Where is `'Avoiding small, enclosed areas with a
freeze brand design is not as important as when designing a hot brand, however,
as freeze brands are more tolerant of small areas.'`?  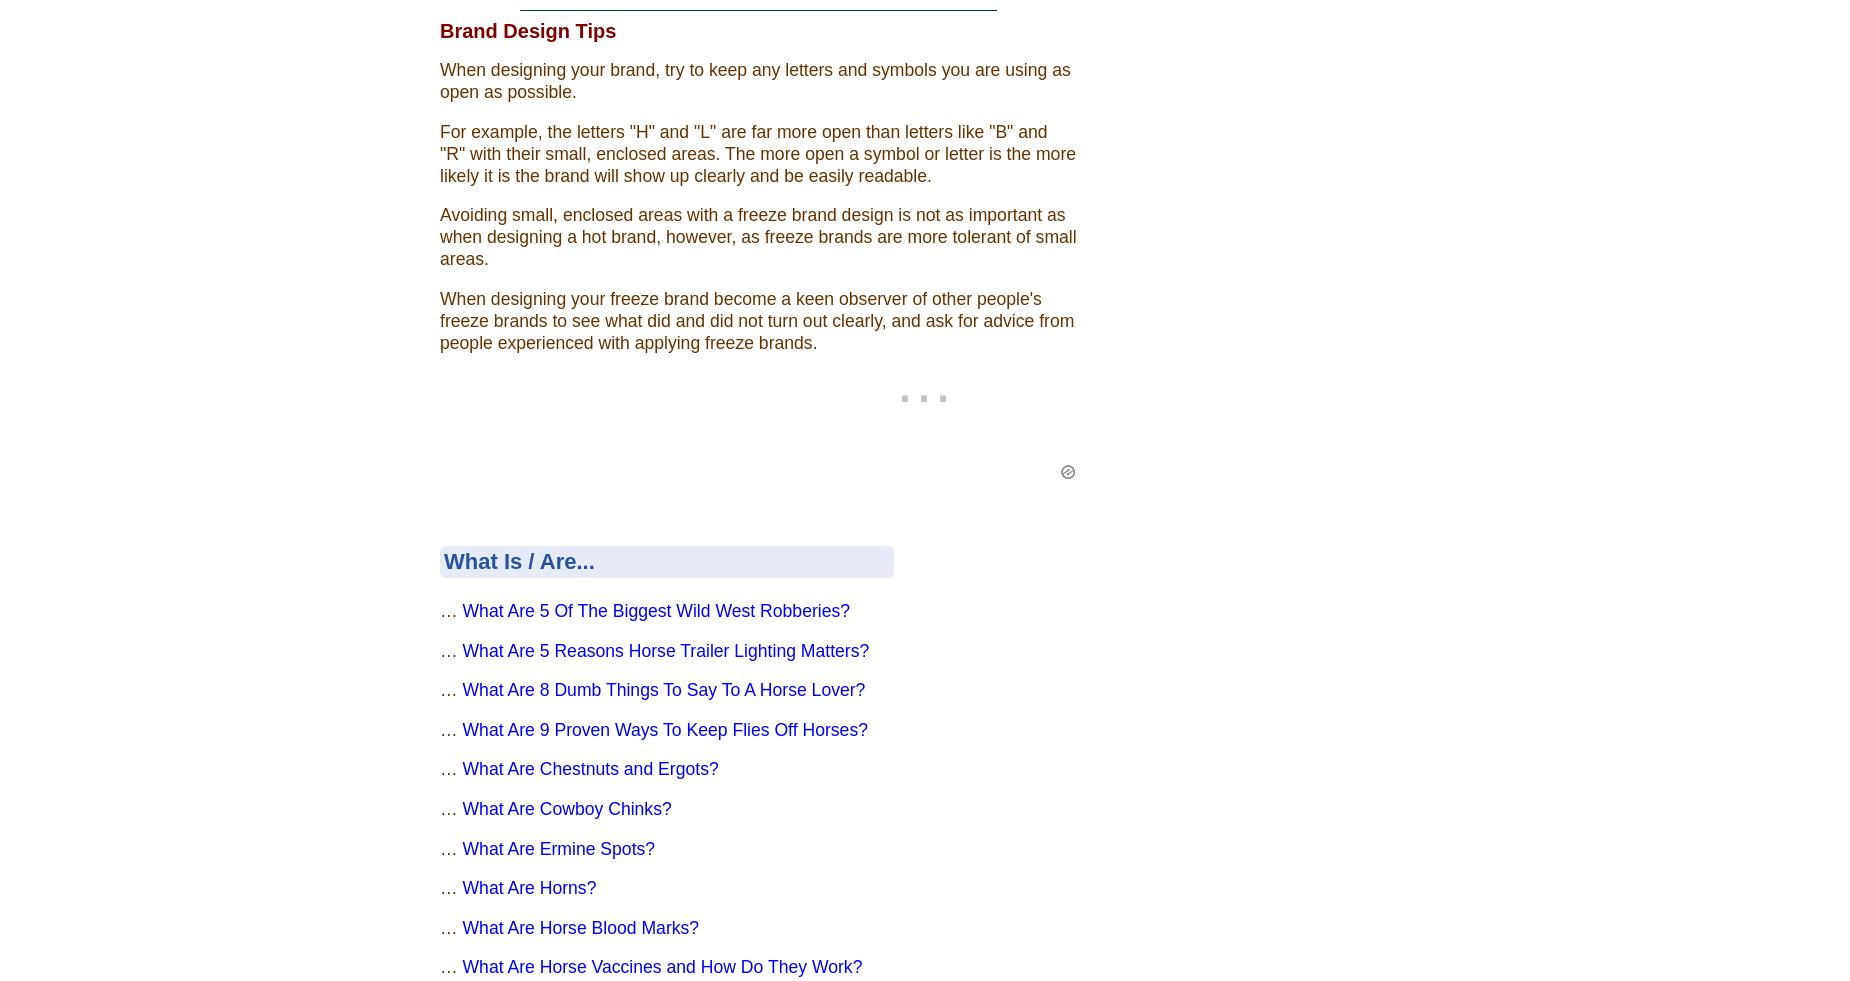
'Avoiding small, enclosed areas with a
freeze brand design is not as important as when designing a hot brand, however,
as freeze brands are more tolerant of small areas.' is located at coordinates (757, 236).